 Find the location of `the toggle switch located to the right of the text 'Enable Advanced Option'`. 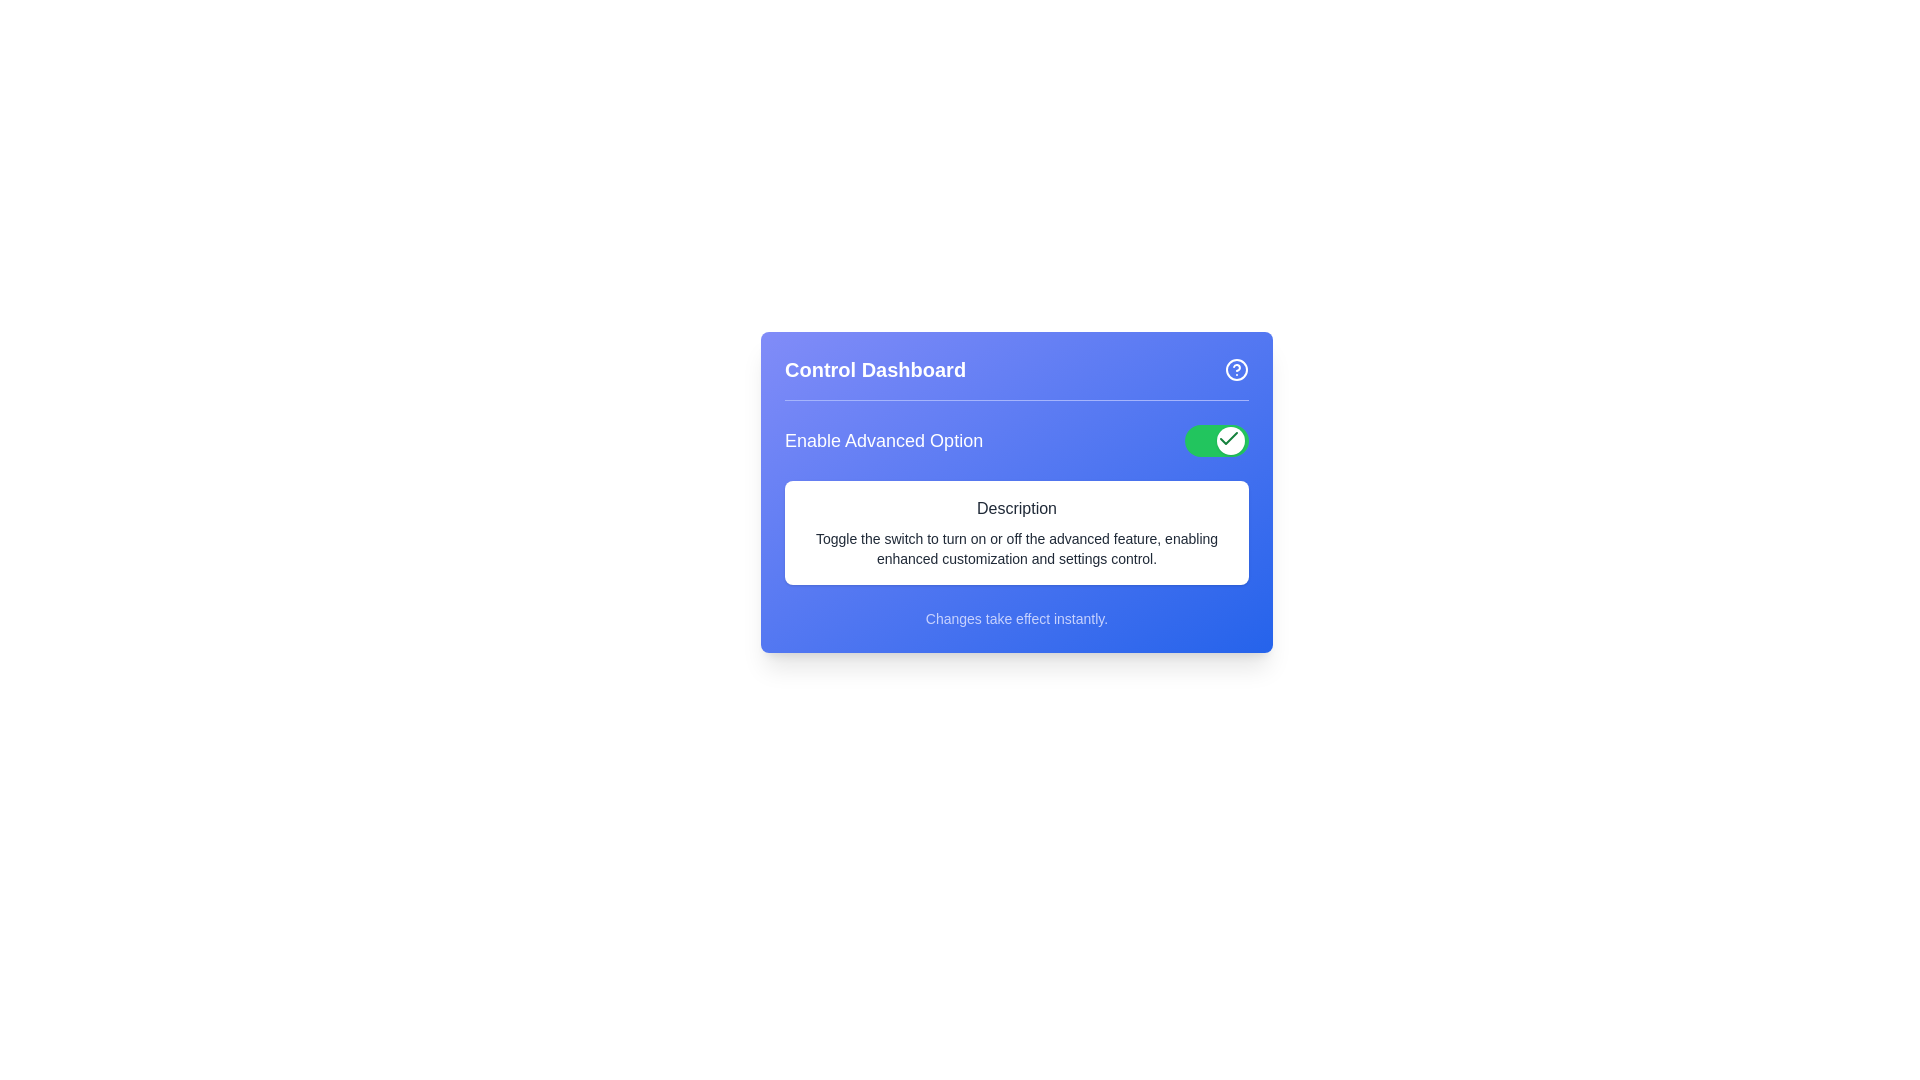

the toggle switch located to the right of the text 'Enable Advanced Option' is located at coordinates (1216, 439).